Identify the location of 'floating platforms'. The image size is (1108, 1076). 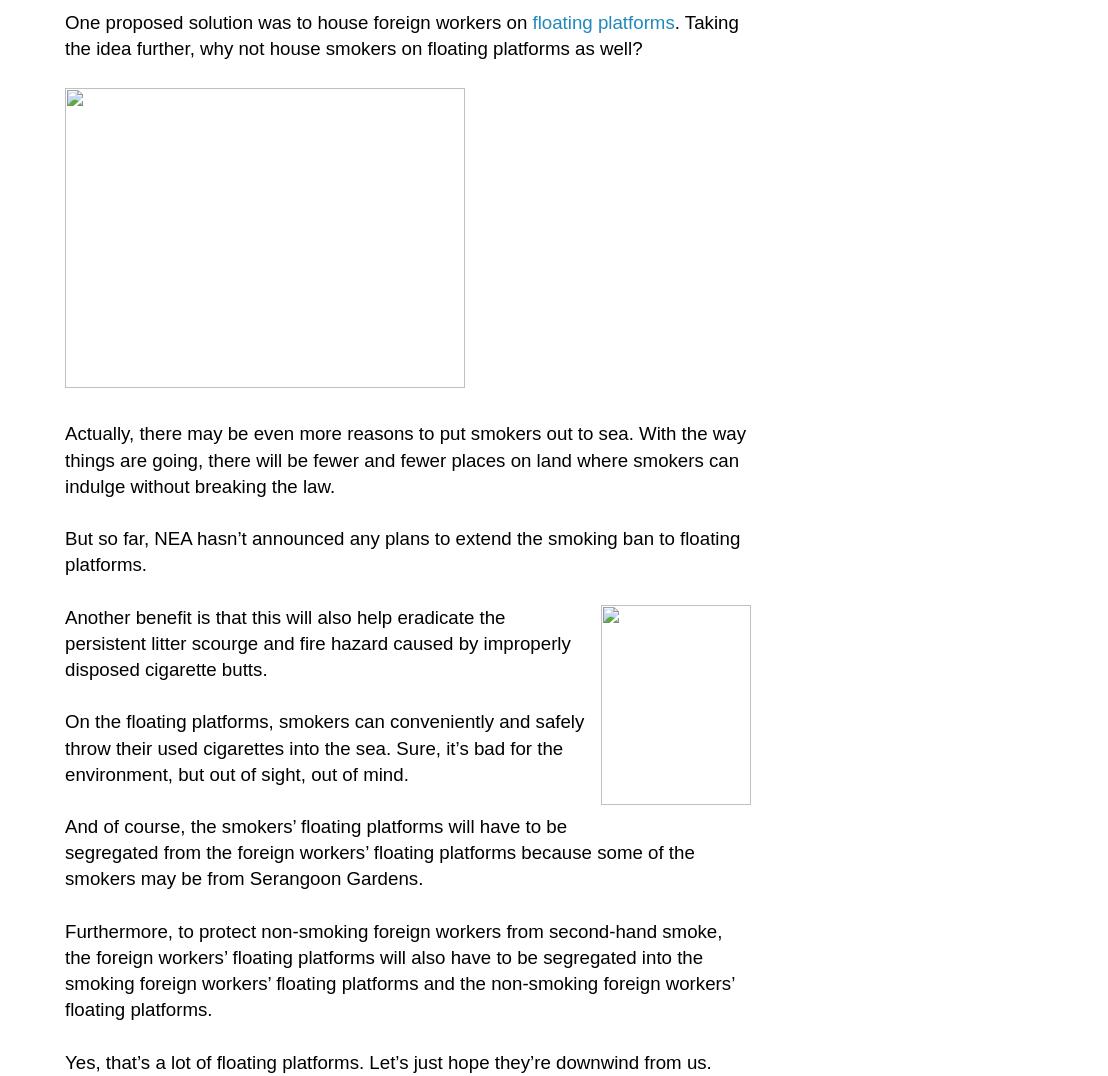
(601, 20).